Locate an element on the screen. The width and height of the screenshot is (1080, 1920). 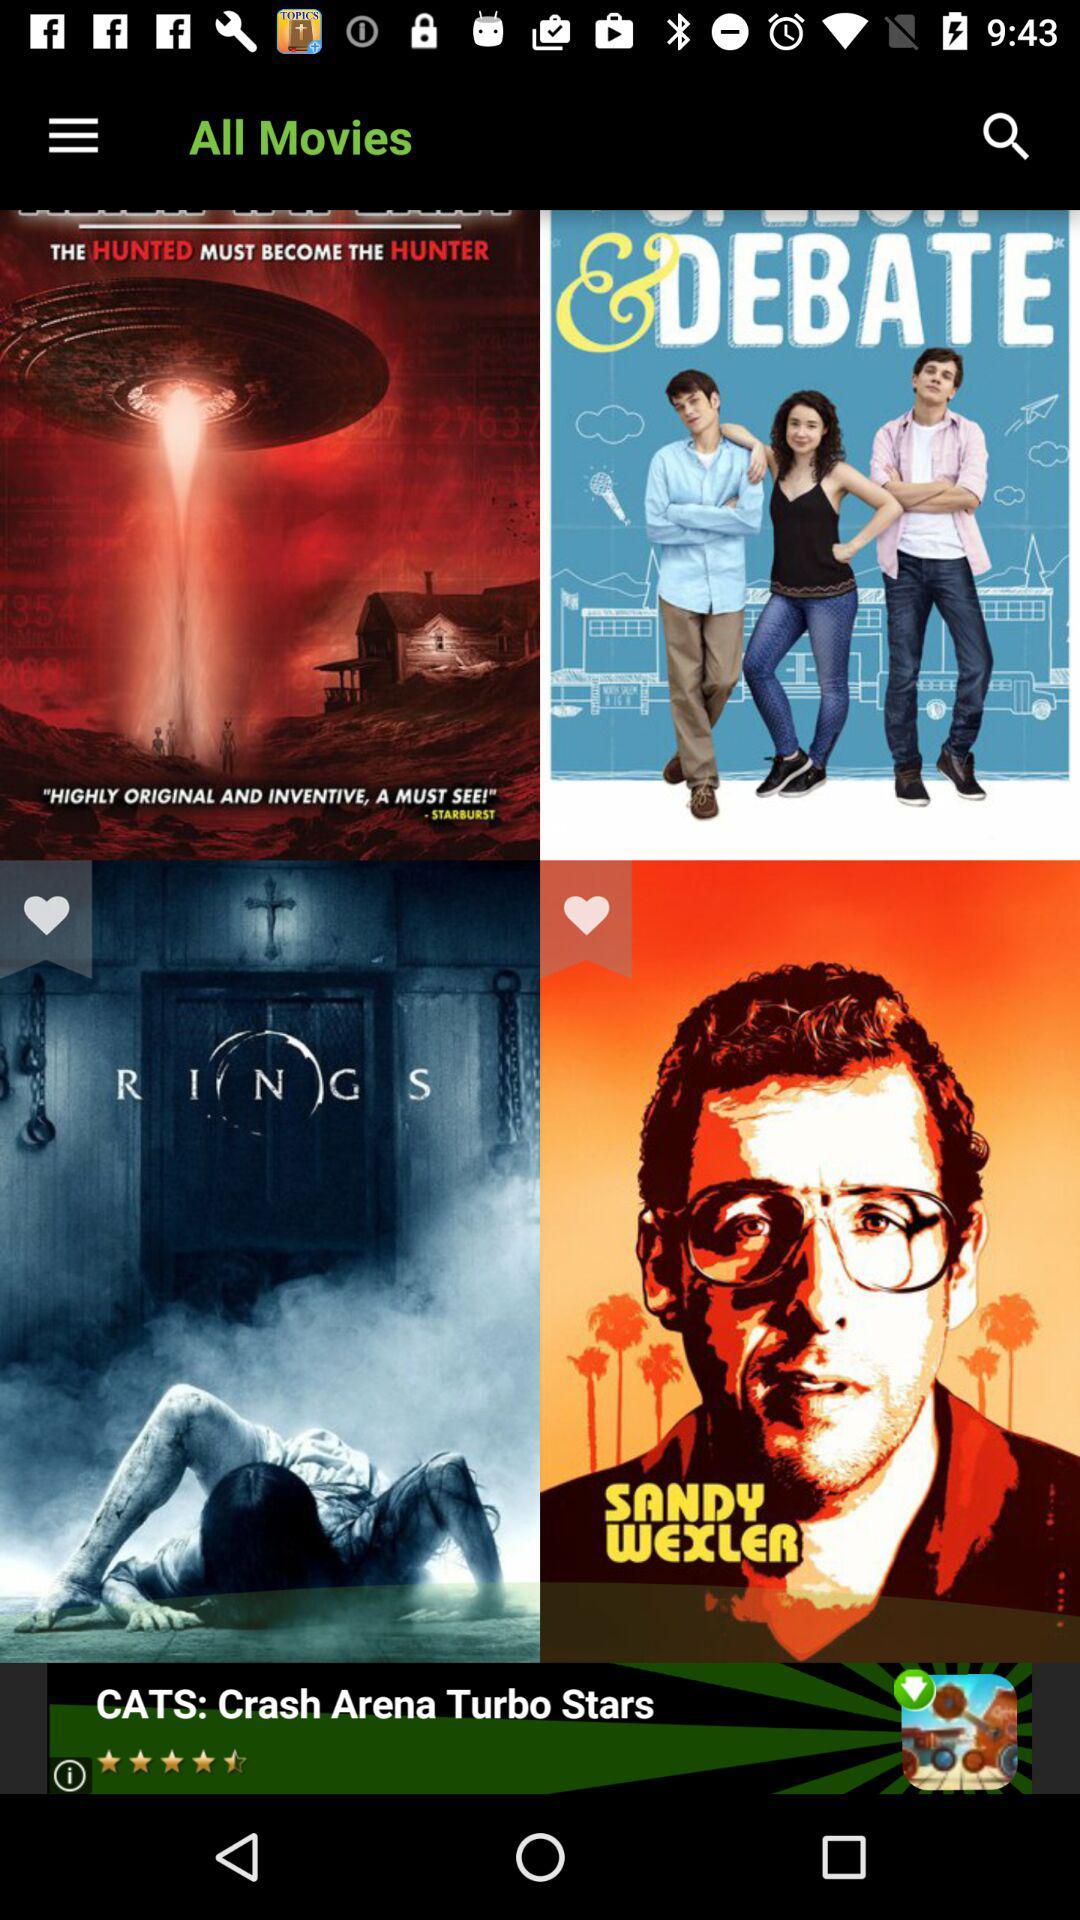
to favorites is located at coordinates (58, 918).